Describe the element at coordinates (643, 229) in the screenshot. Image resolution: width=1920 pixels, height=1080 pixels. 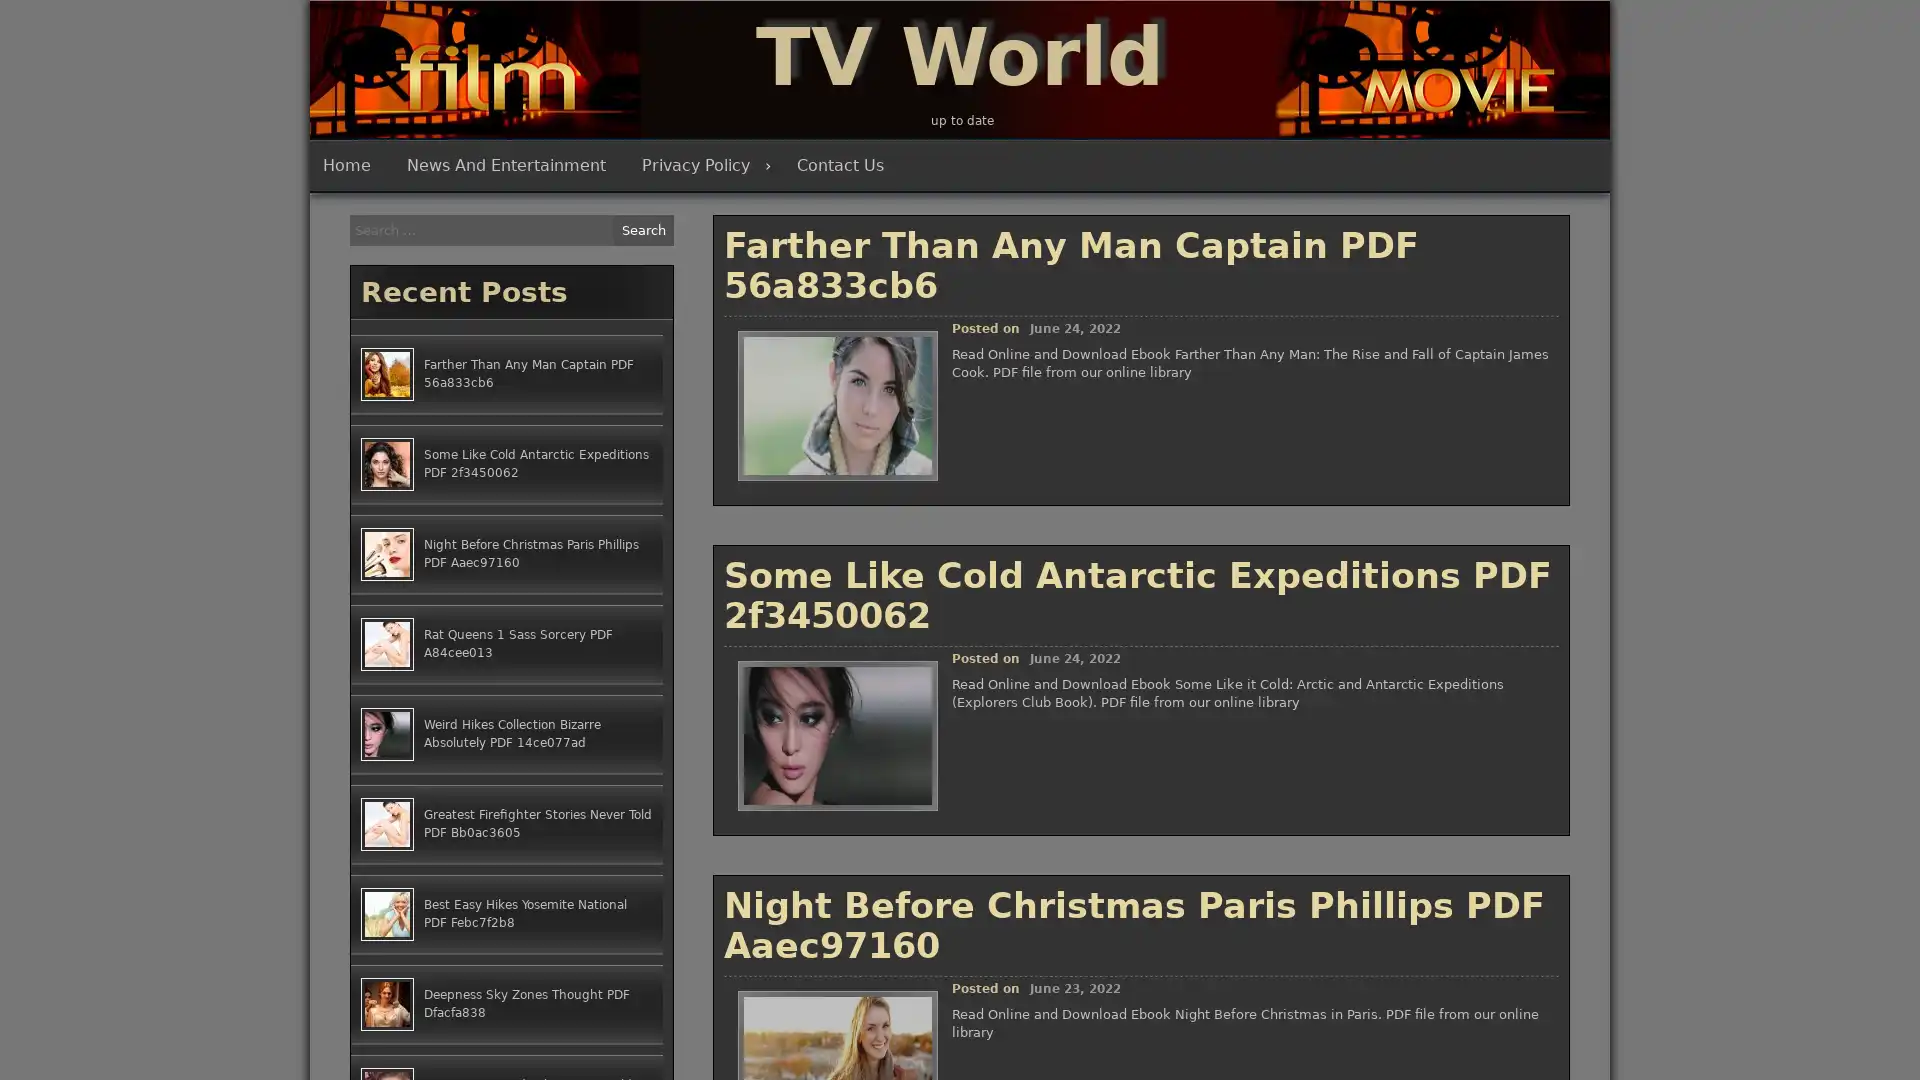
I see `Search` at that location.